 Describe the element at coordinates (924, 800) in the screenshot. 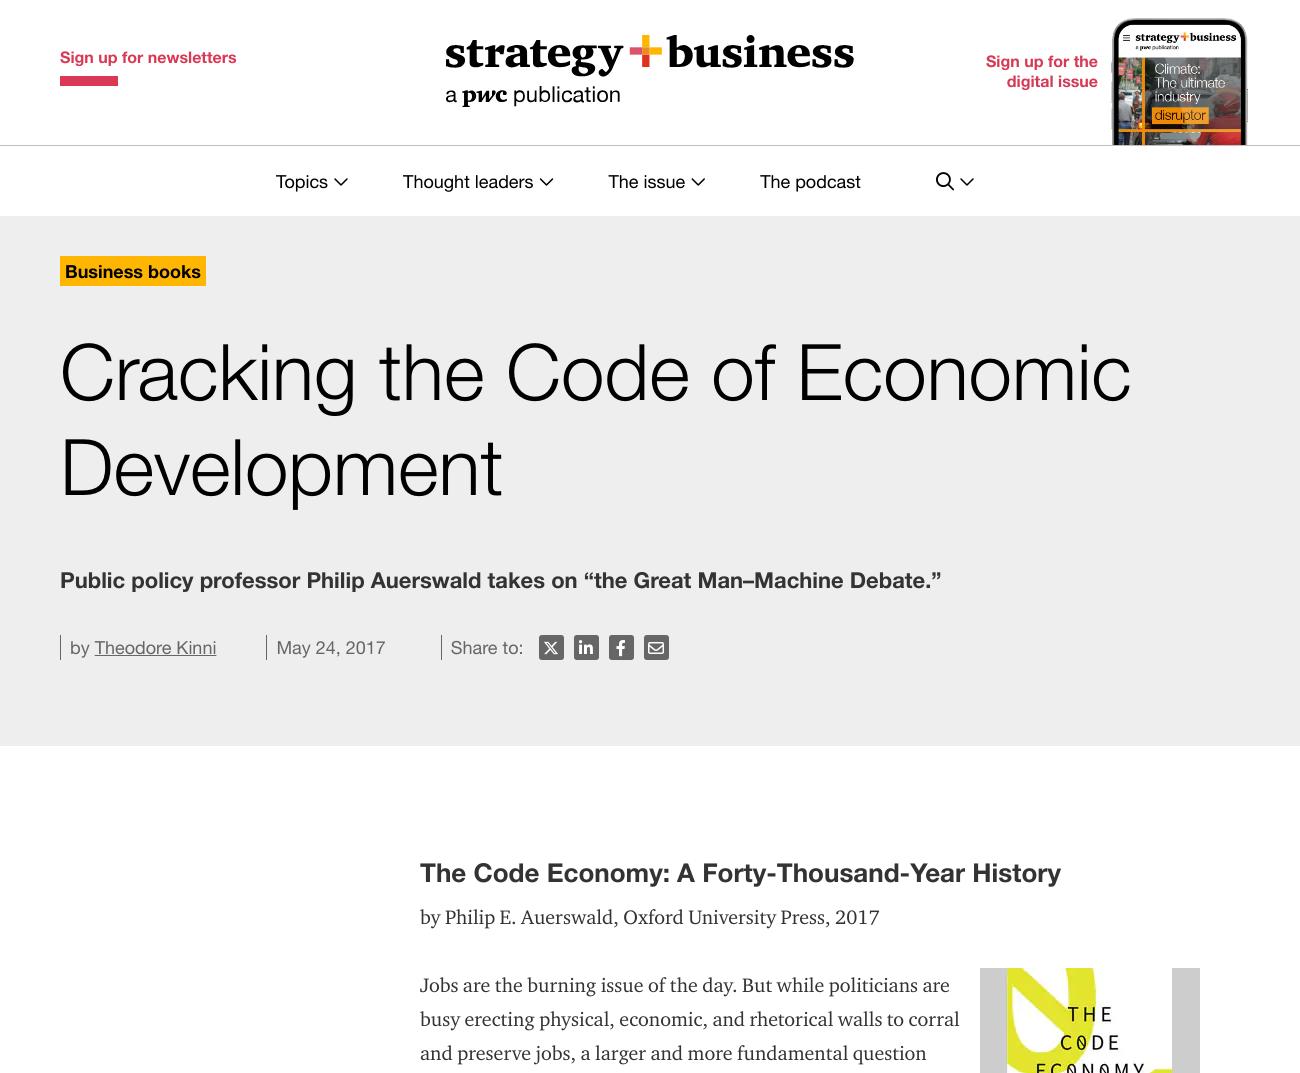

I see `'Leap to leader: Make yourself heard'` at that location.